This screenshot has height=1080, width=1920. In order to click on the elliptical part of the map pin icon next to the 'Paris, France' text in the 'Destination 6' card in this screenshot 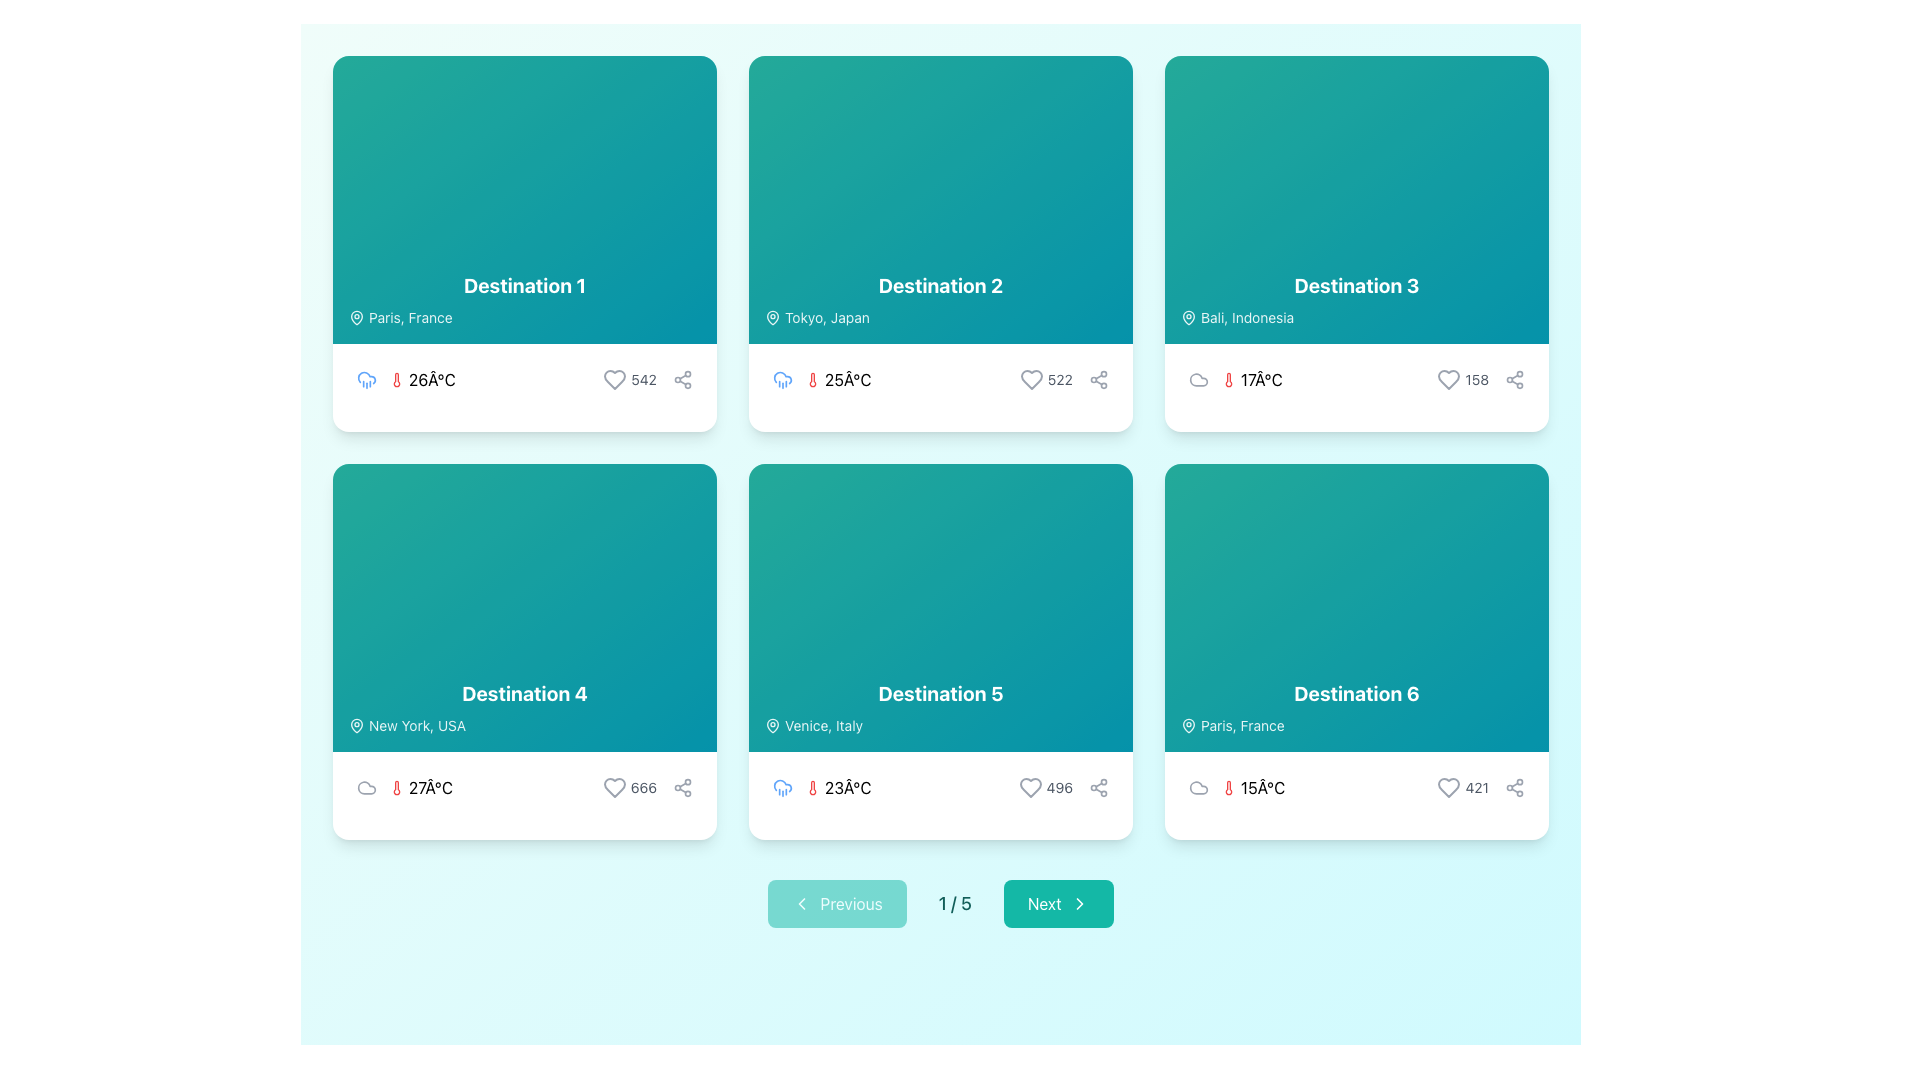, I will do `click(1189, 725)`.